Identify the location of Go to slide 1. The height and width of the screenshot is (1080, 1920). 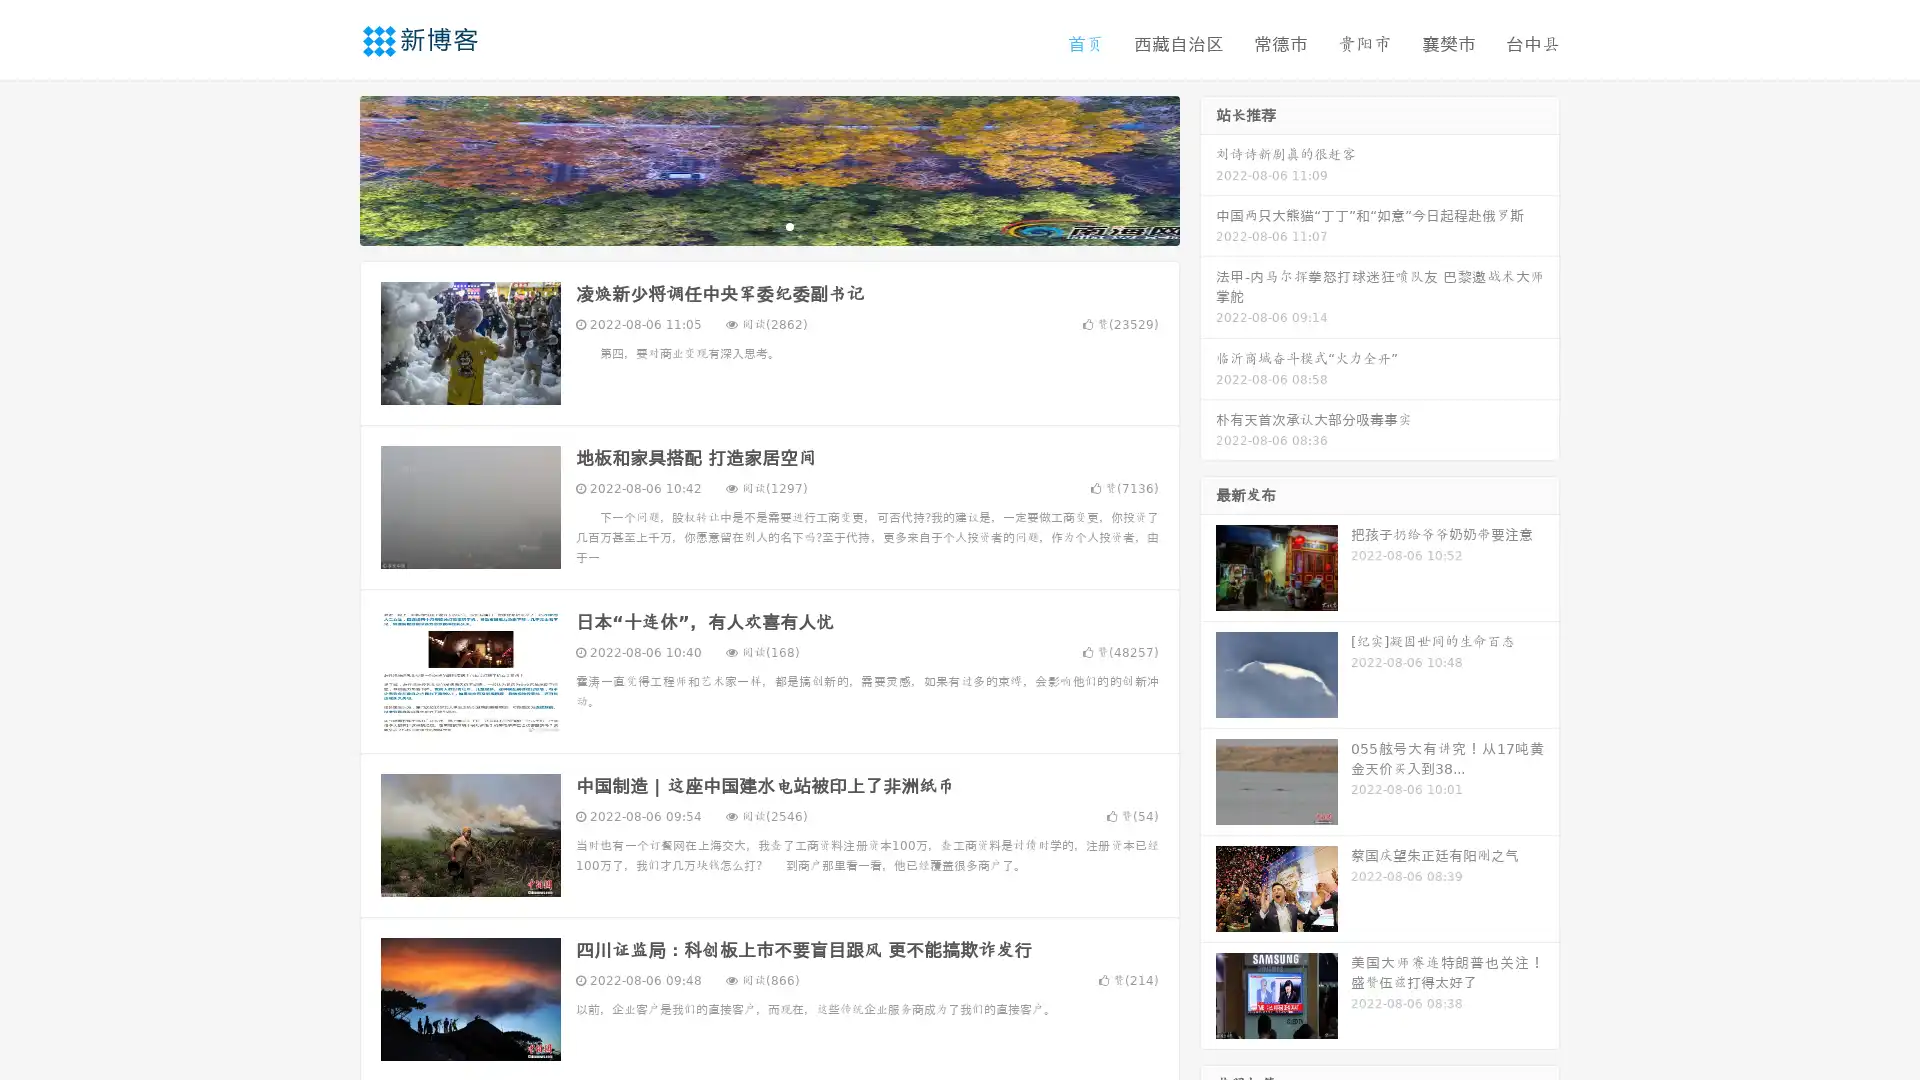
(748, 225).